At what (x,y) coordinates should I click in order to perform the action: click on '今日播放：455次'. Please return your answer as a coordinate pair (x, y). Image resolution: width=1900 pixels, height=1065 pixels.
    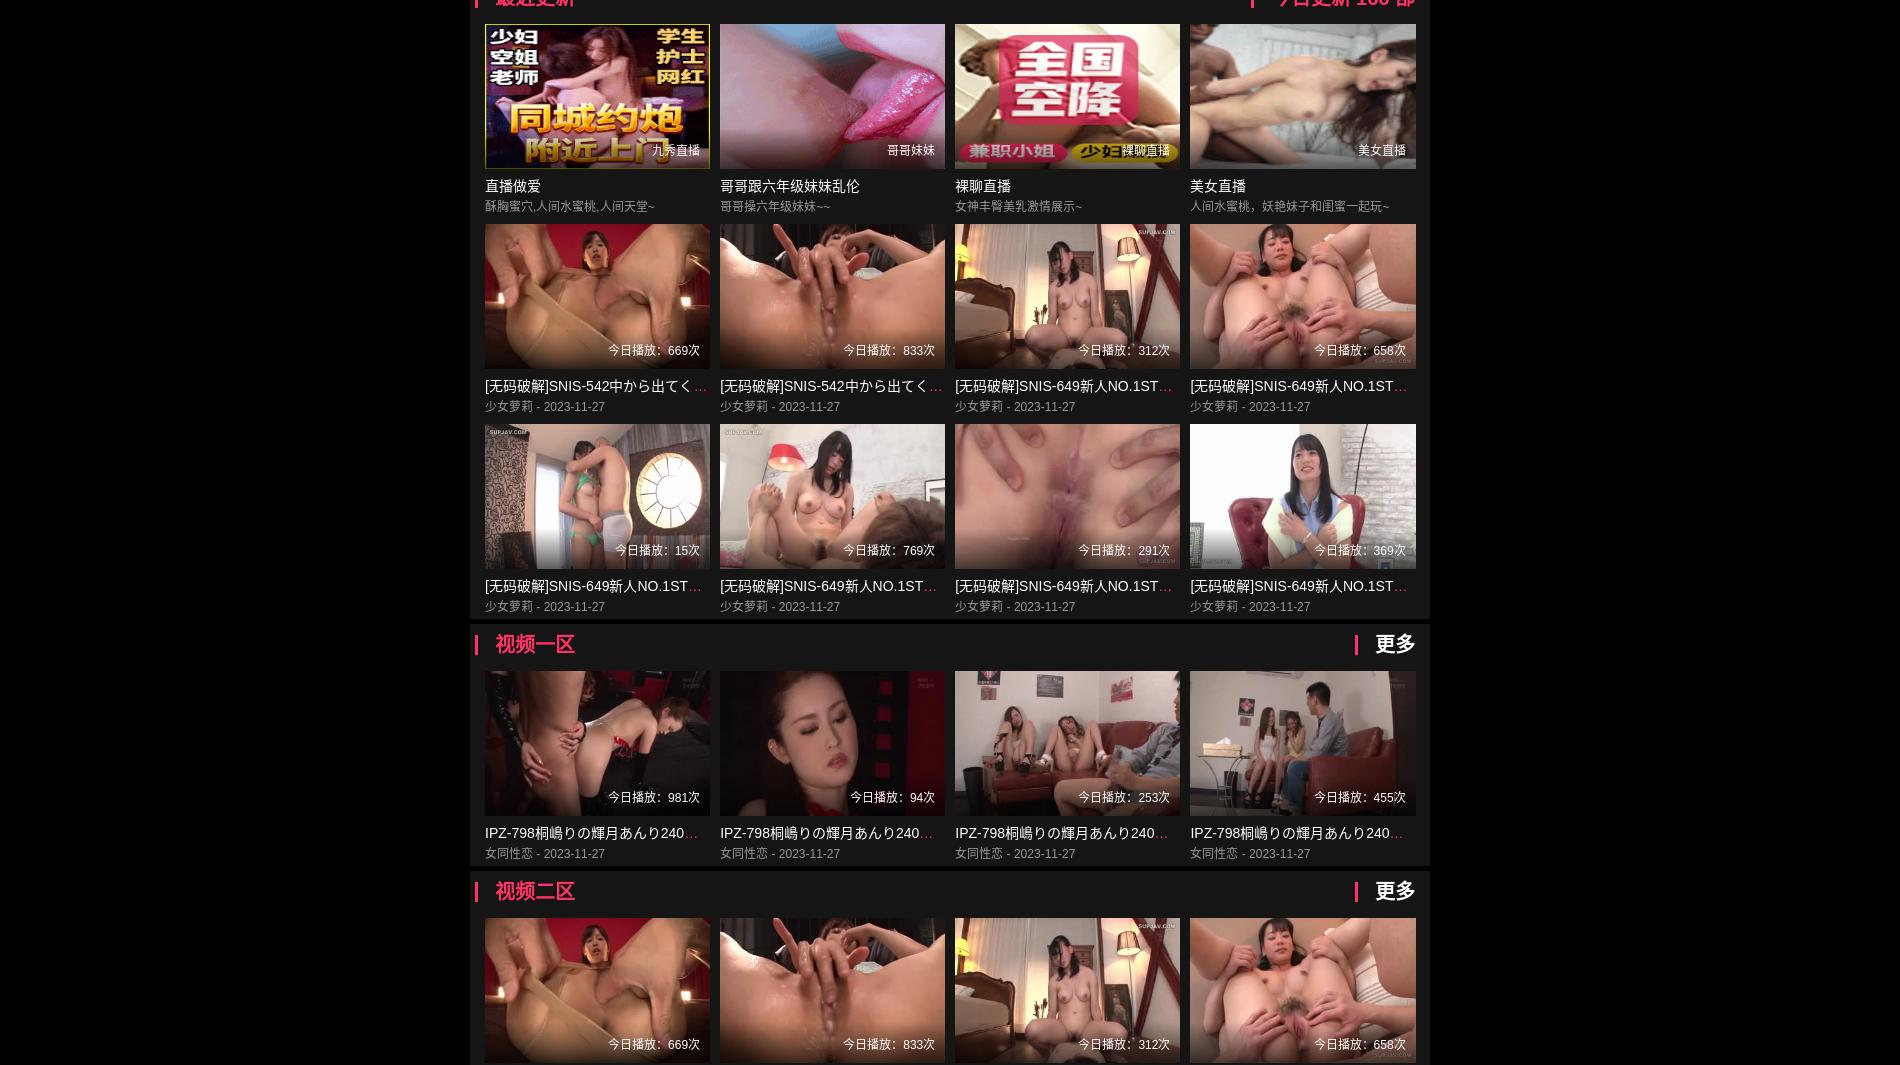
    Looking at the image, I should click on (1312, 798).